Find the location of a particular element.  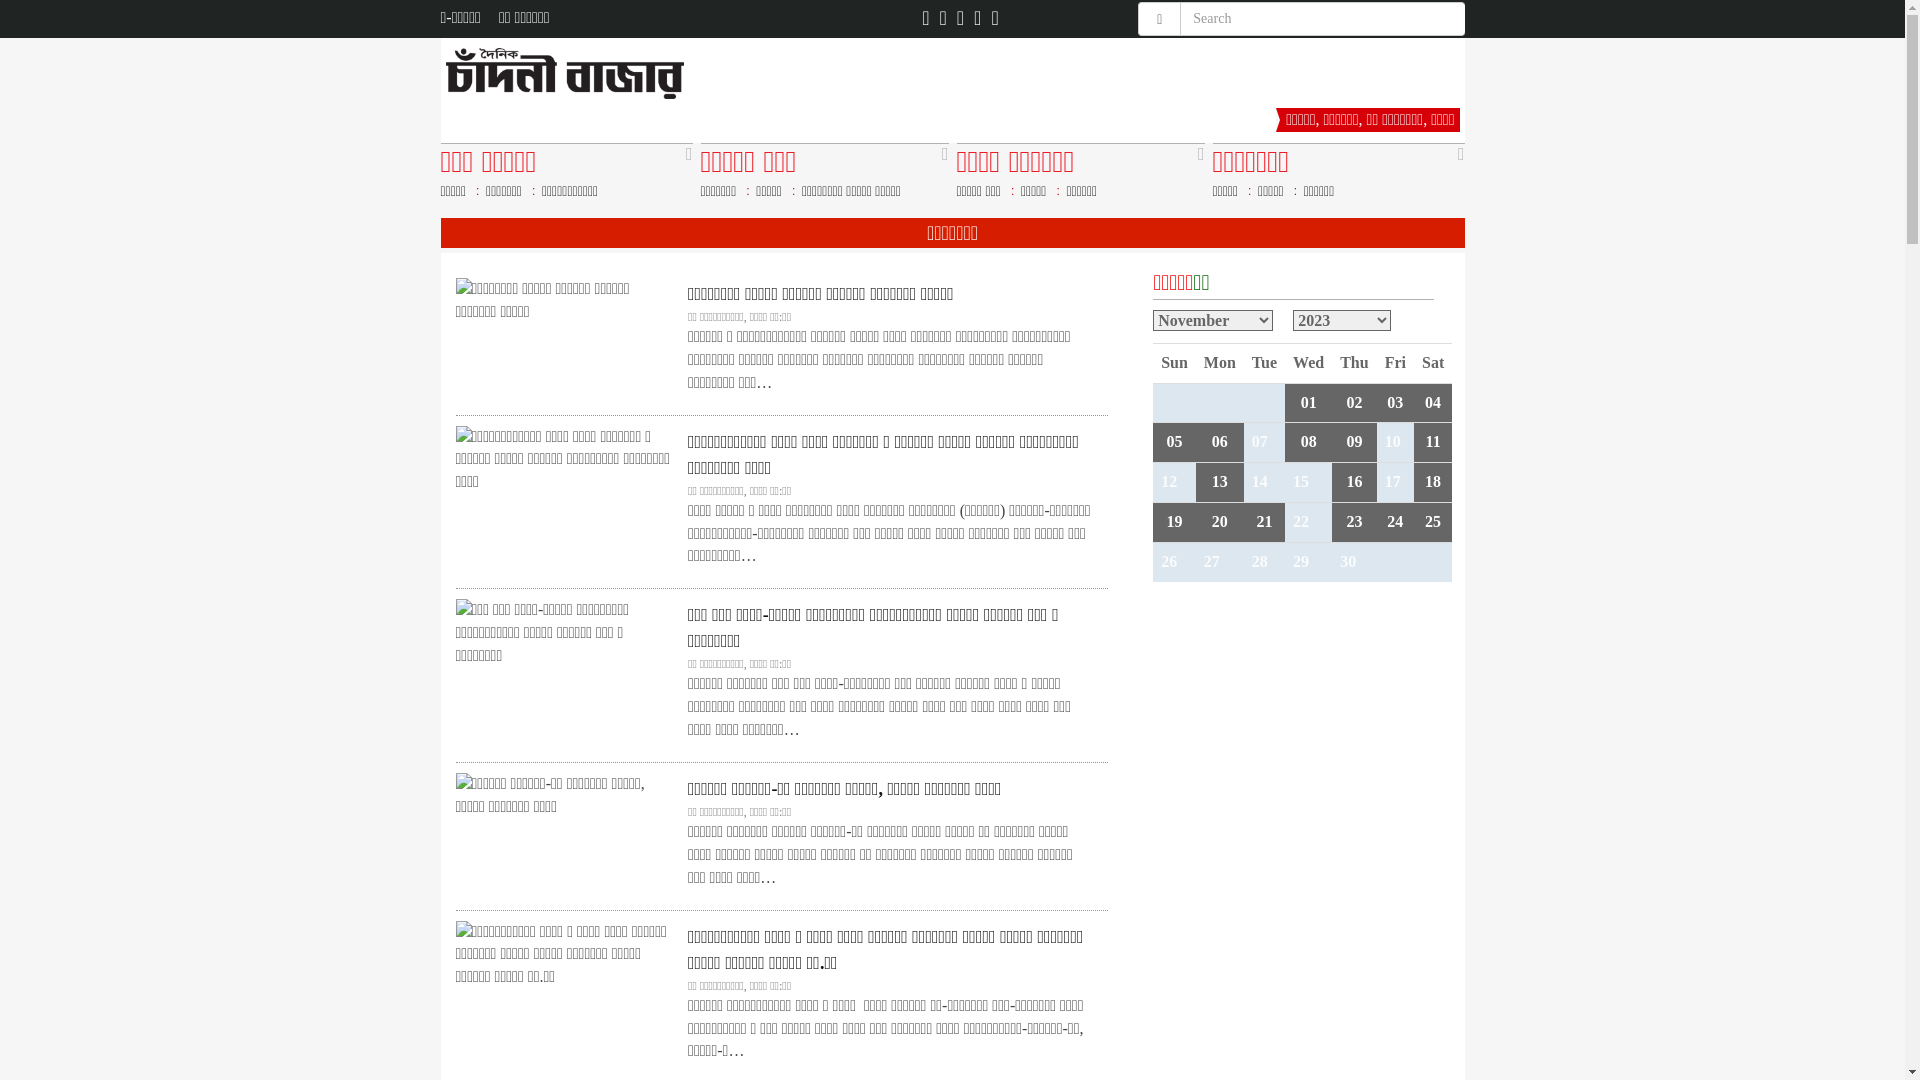

'03' is located at coordinates (1394, 402).